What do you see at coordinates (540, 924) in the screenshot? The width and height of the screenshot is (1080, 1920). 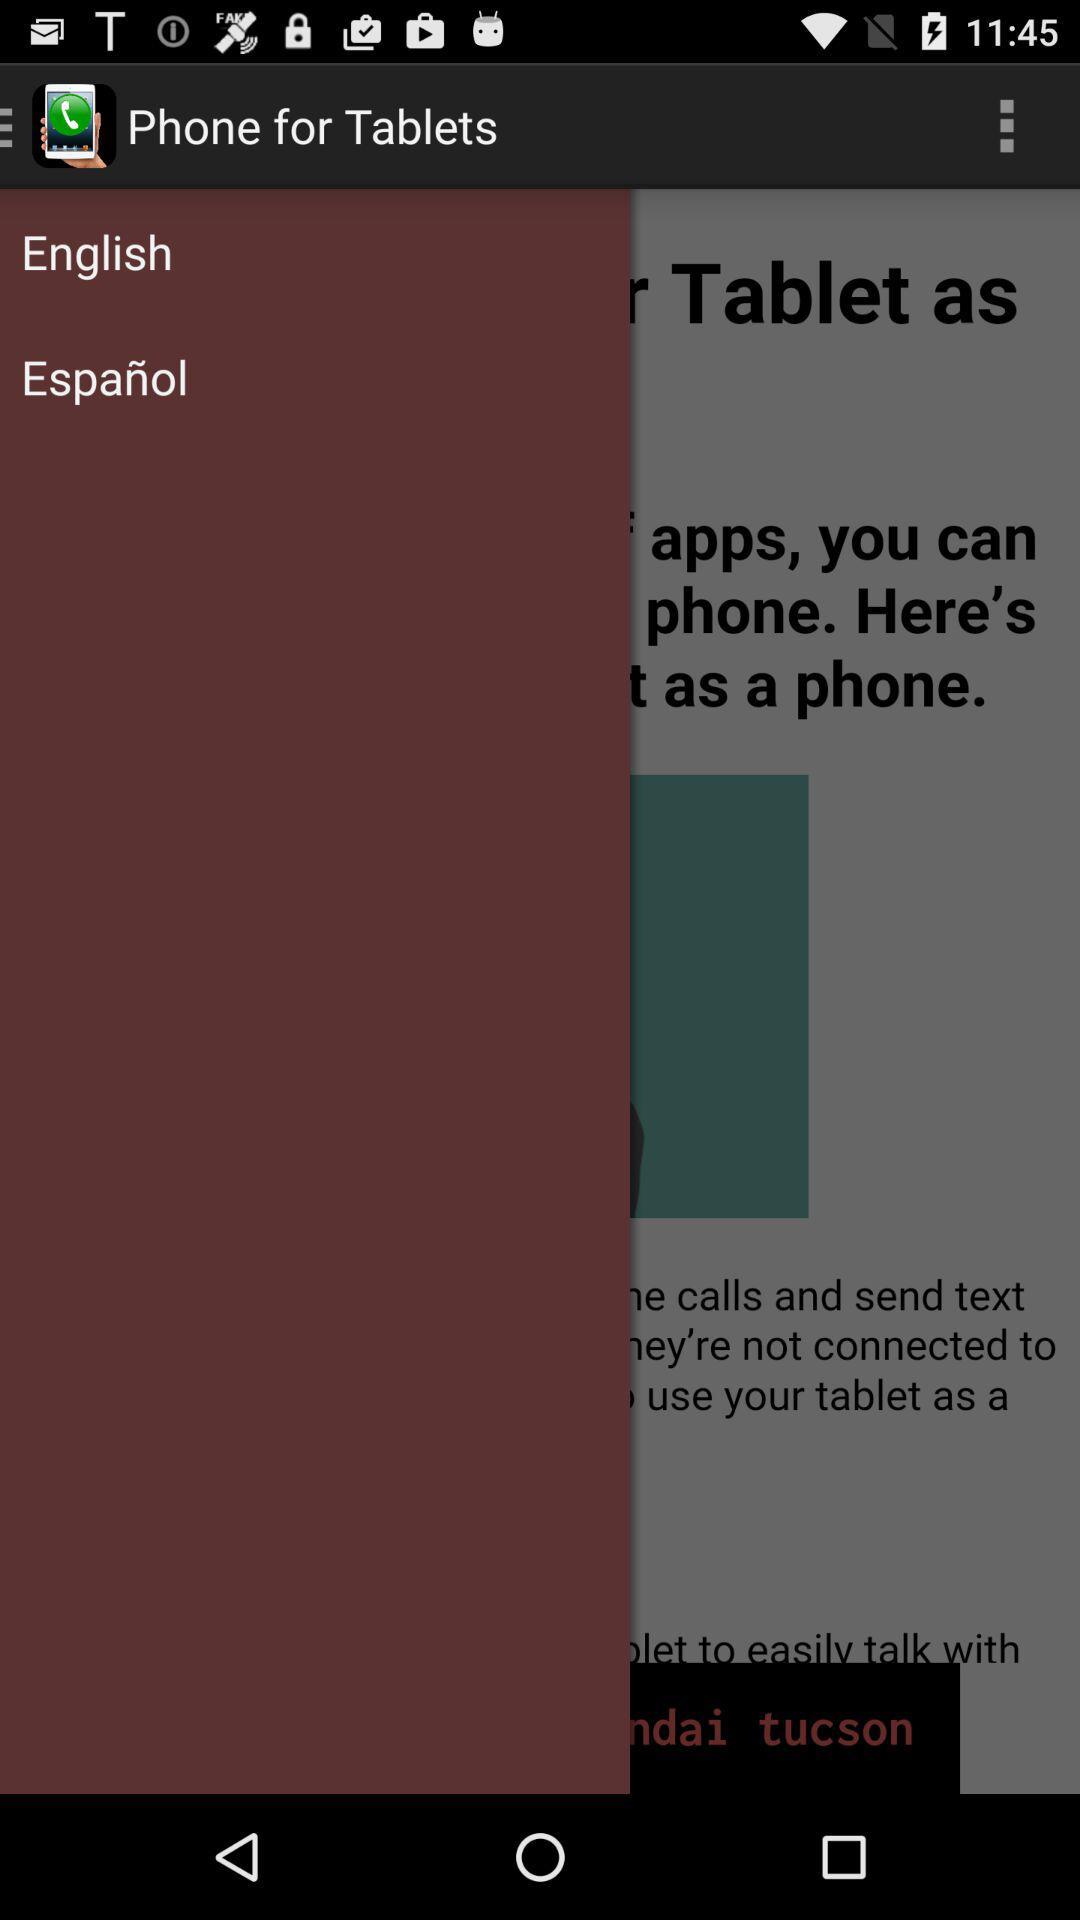 I see `english or spanish` at bounding box center [540, 924].